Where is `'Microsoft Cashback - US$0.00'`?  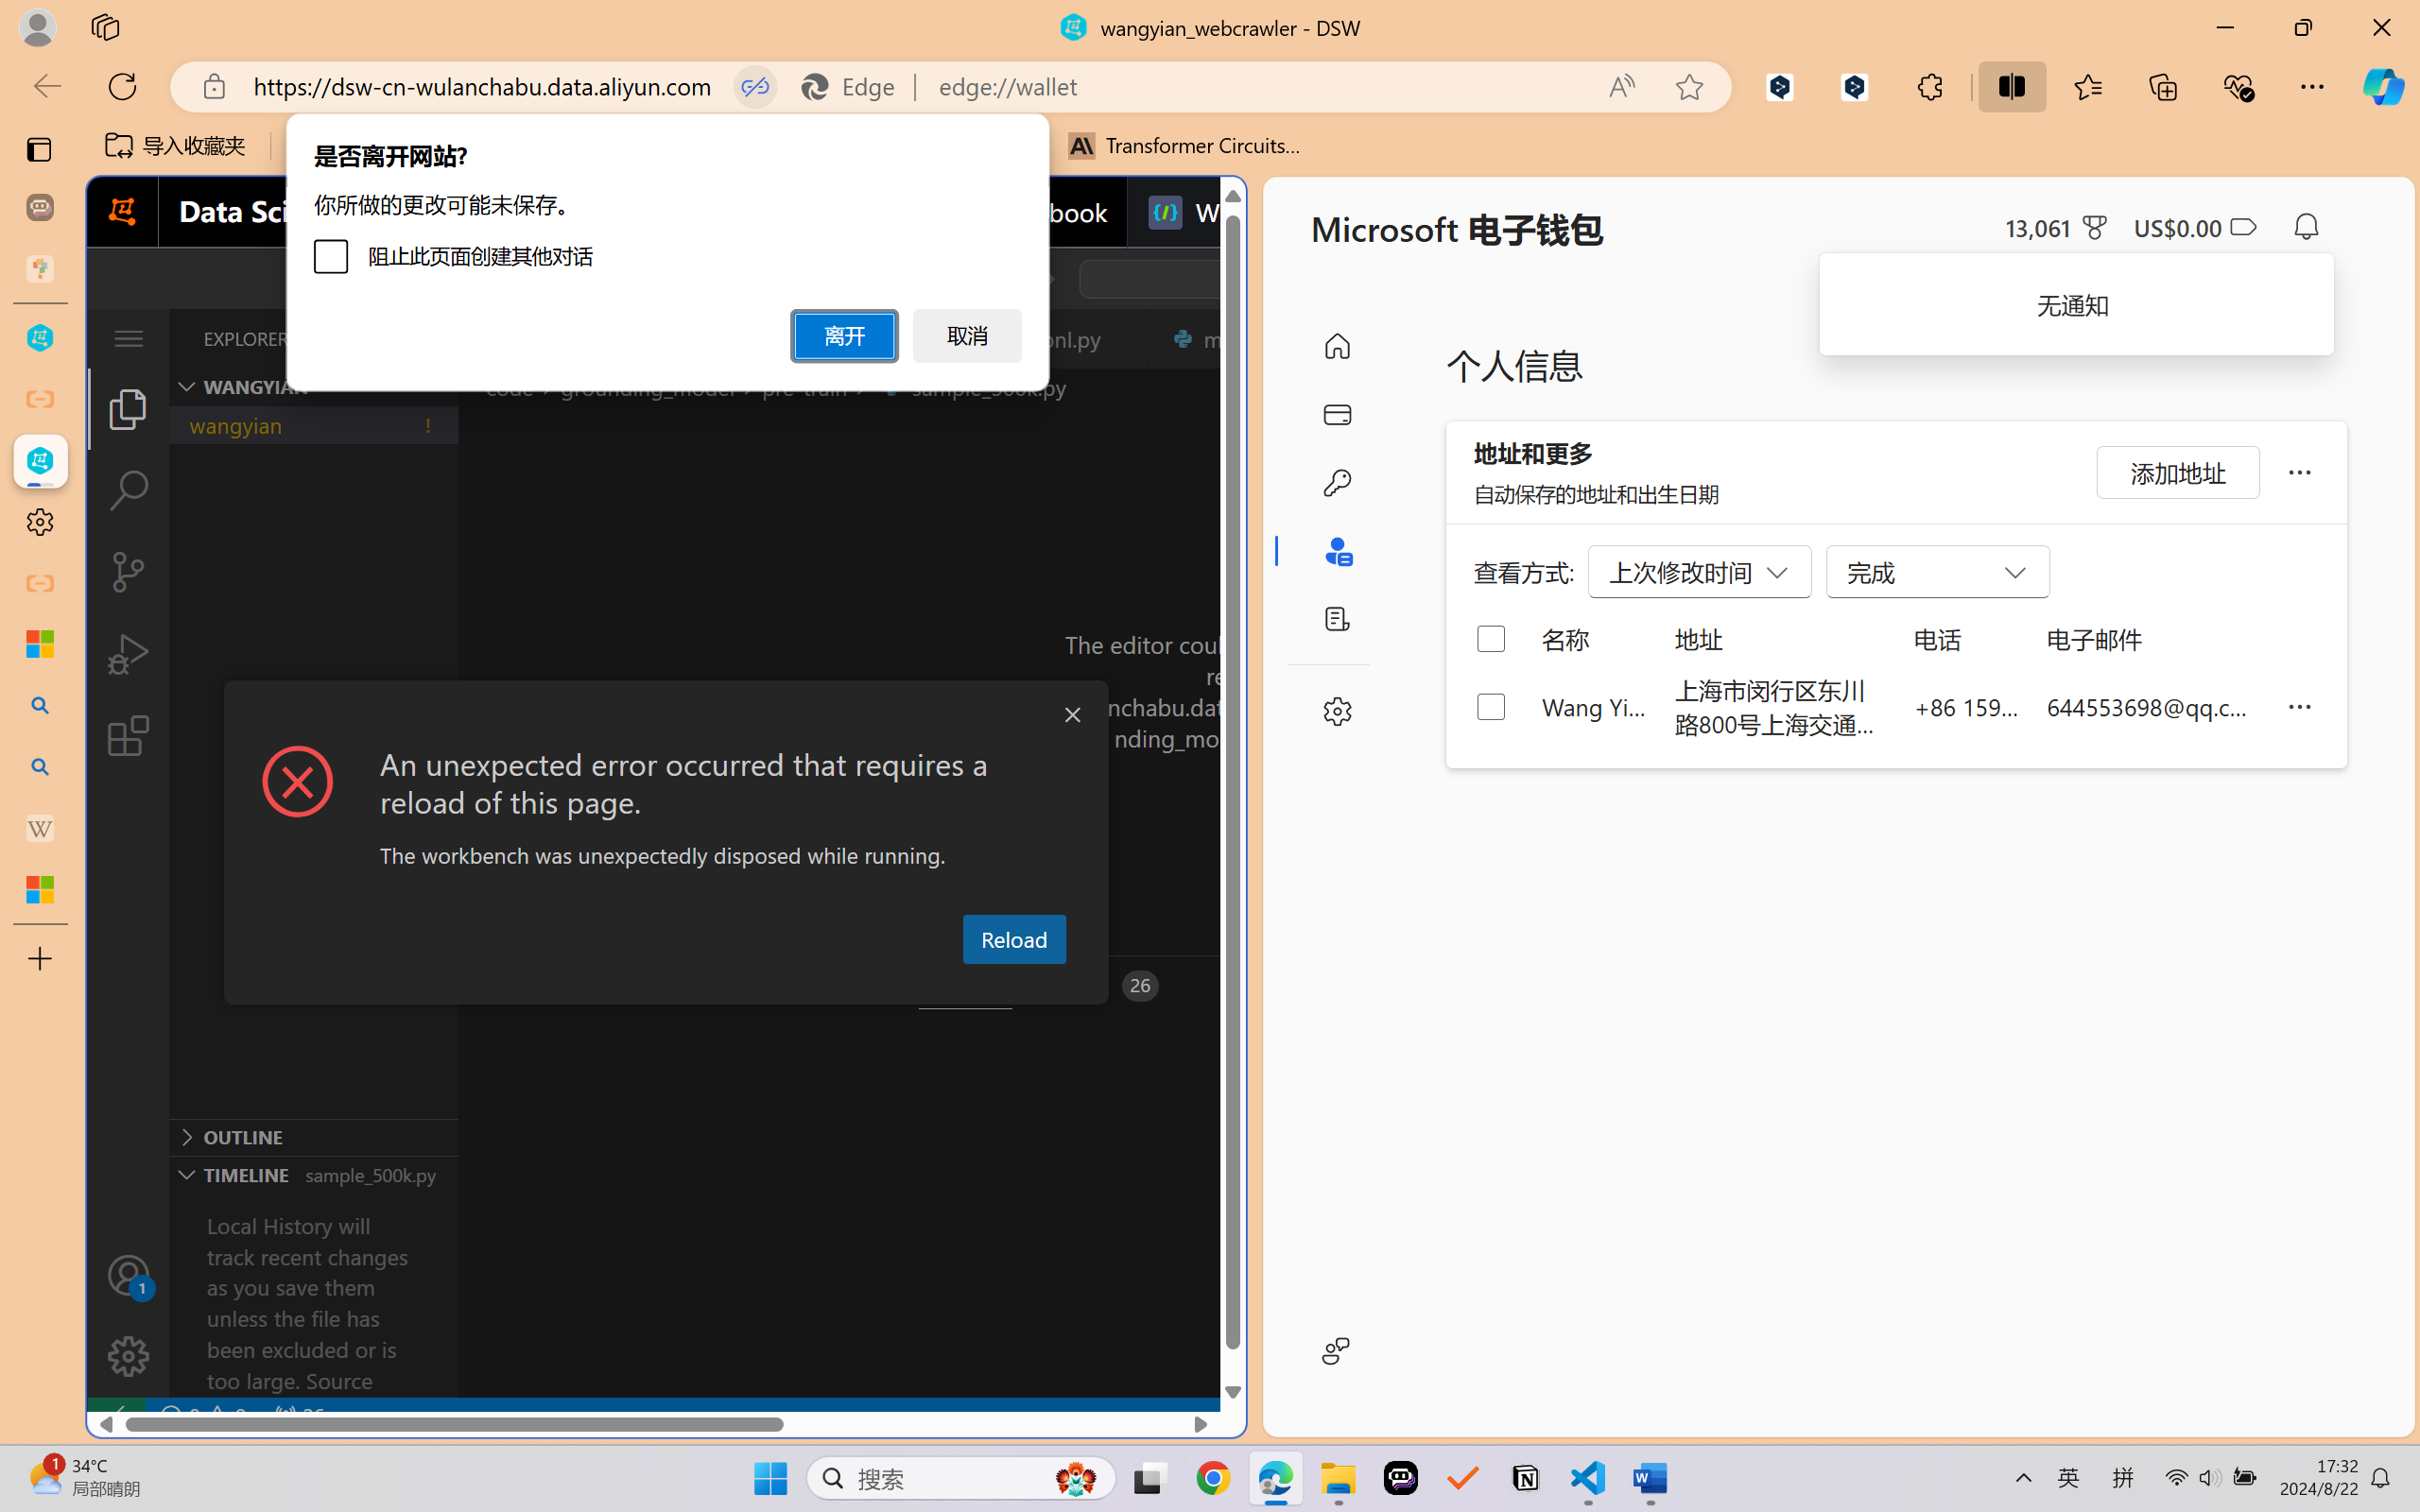 'Microsoft Cashback - US$0.00' is located at coordinates (2194, 227).